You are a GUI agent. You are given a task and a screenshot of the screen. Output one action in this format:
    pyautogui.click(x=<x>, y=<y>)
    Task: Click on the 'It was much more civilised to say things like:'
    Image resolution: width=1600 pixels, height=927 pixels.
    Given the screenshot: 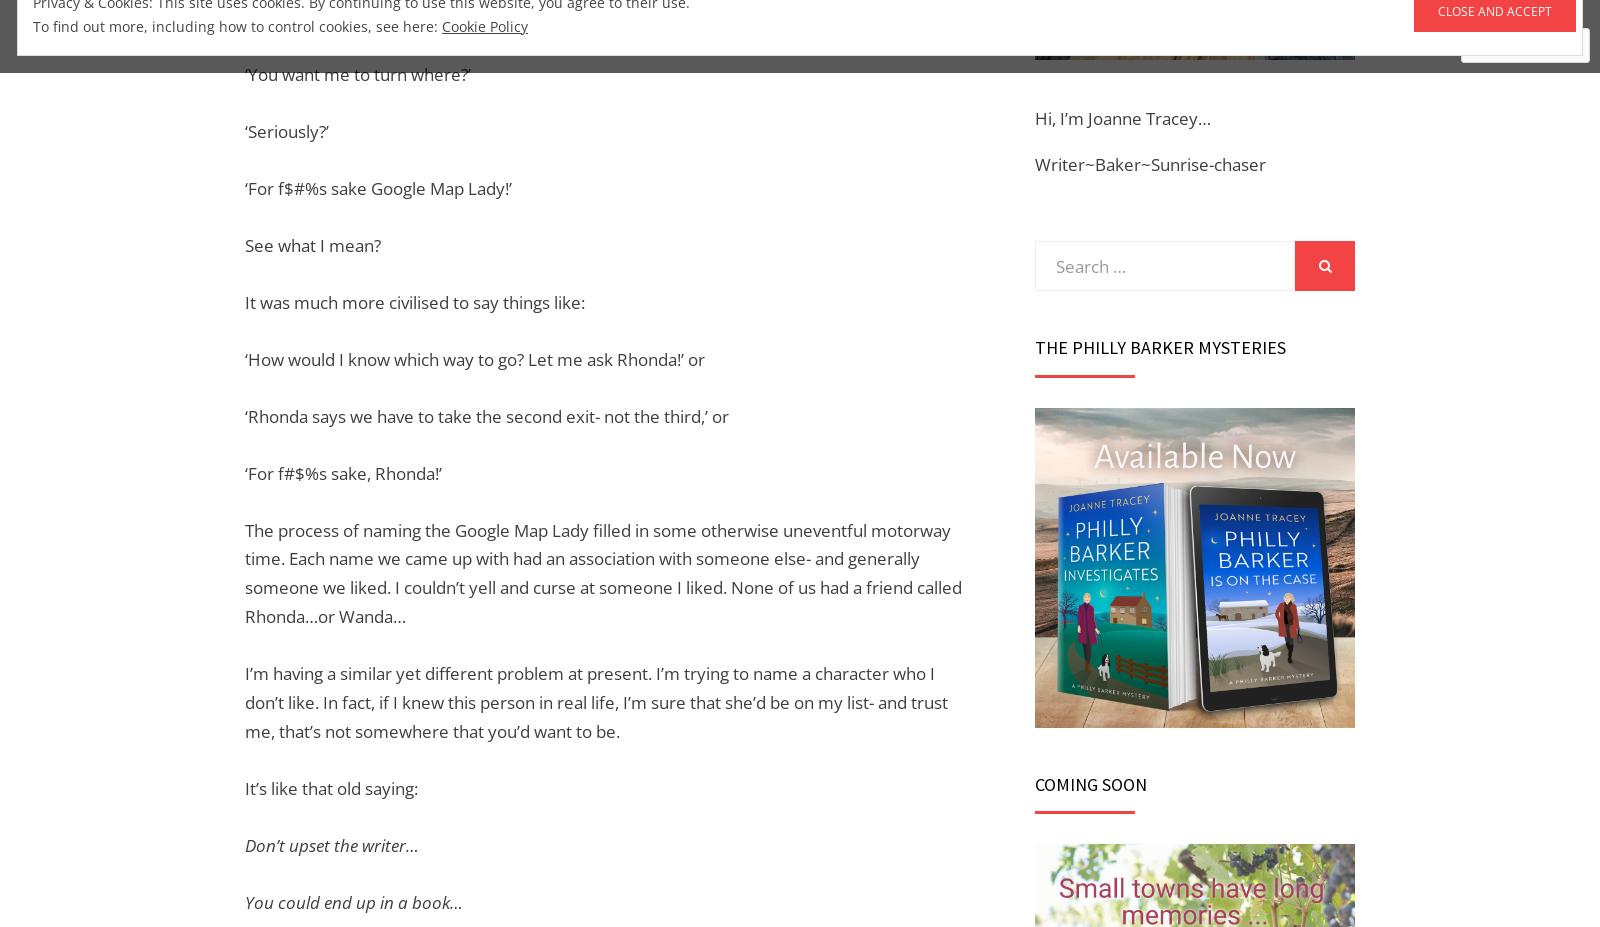 What is the action you would take?
    pyautogui.click(x=414, y=302)
    